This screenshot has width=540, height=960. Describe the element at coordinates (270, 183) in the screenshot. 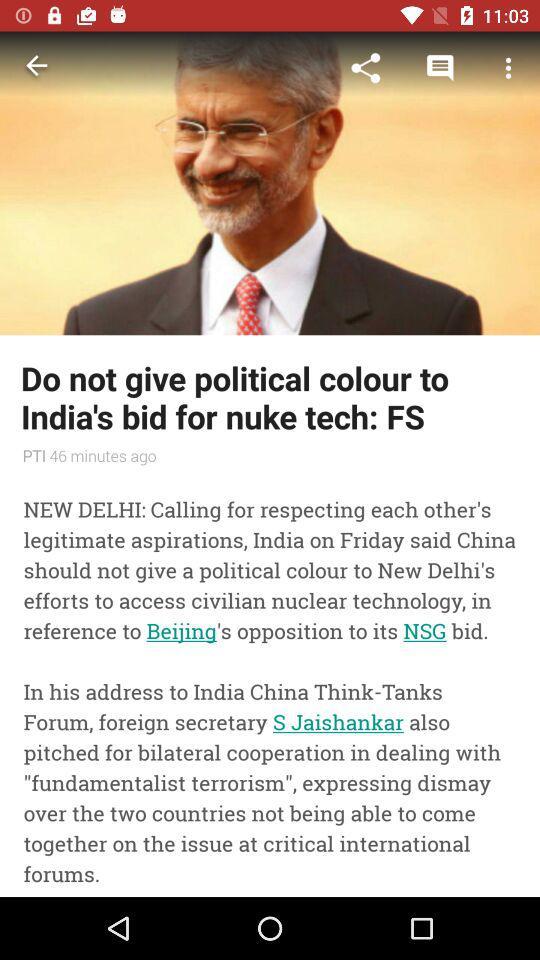

I see `expand image` at that location.